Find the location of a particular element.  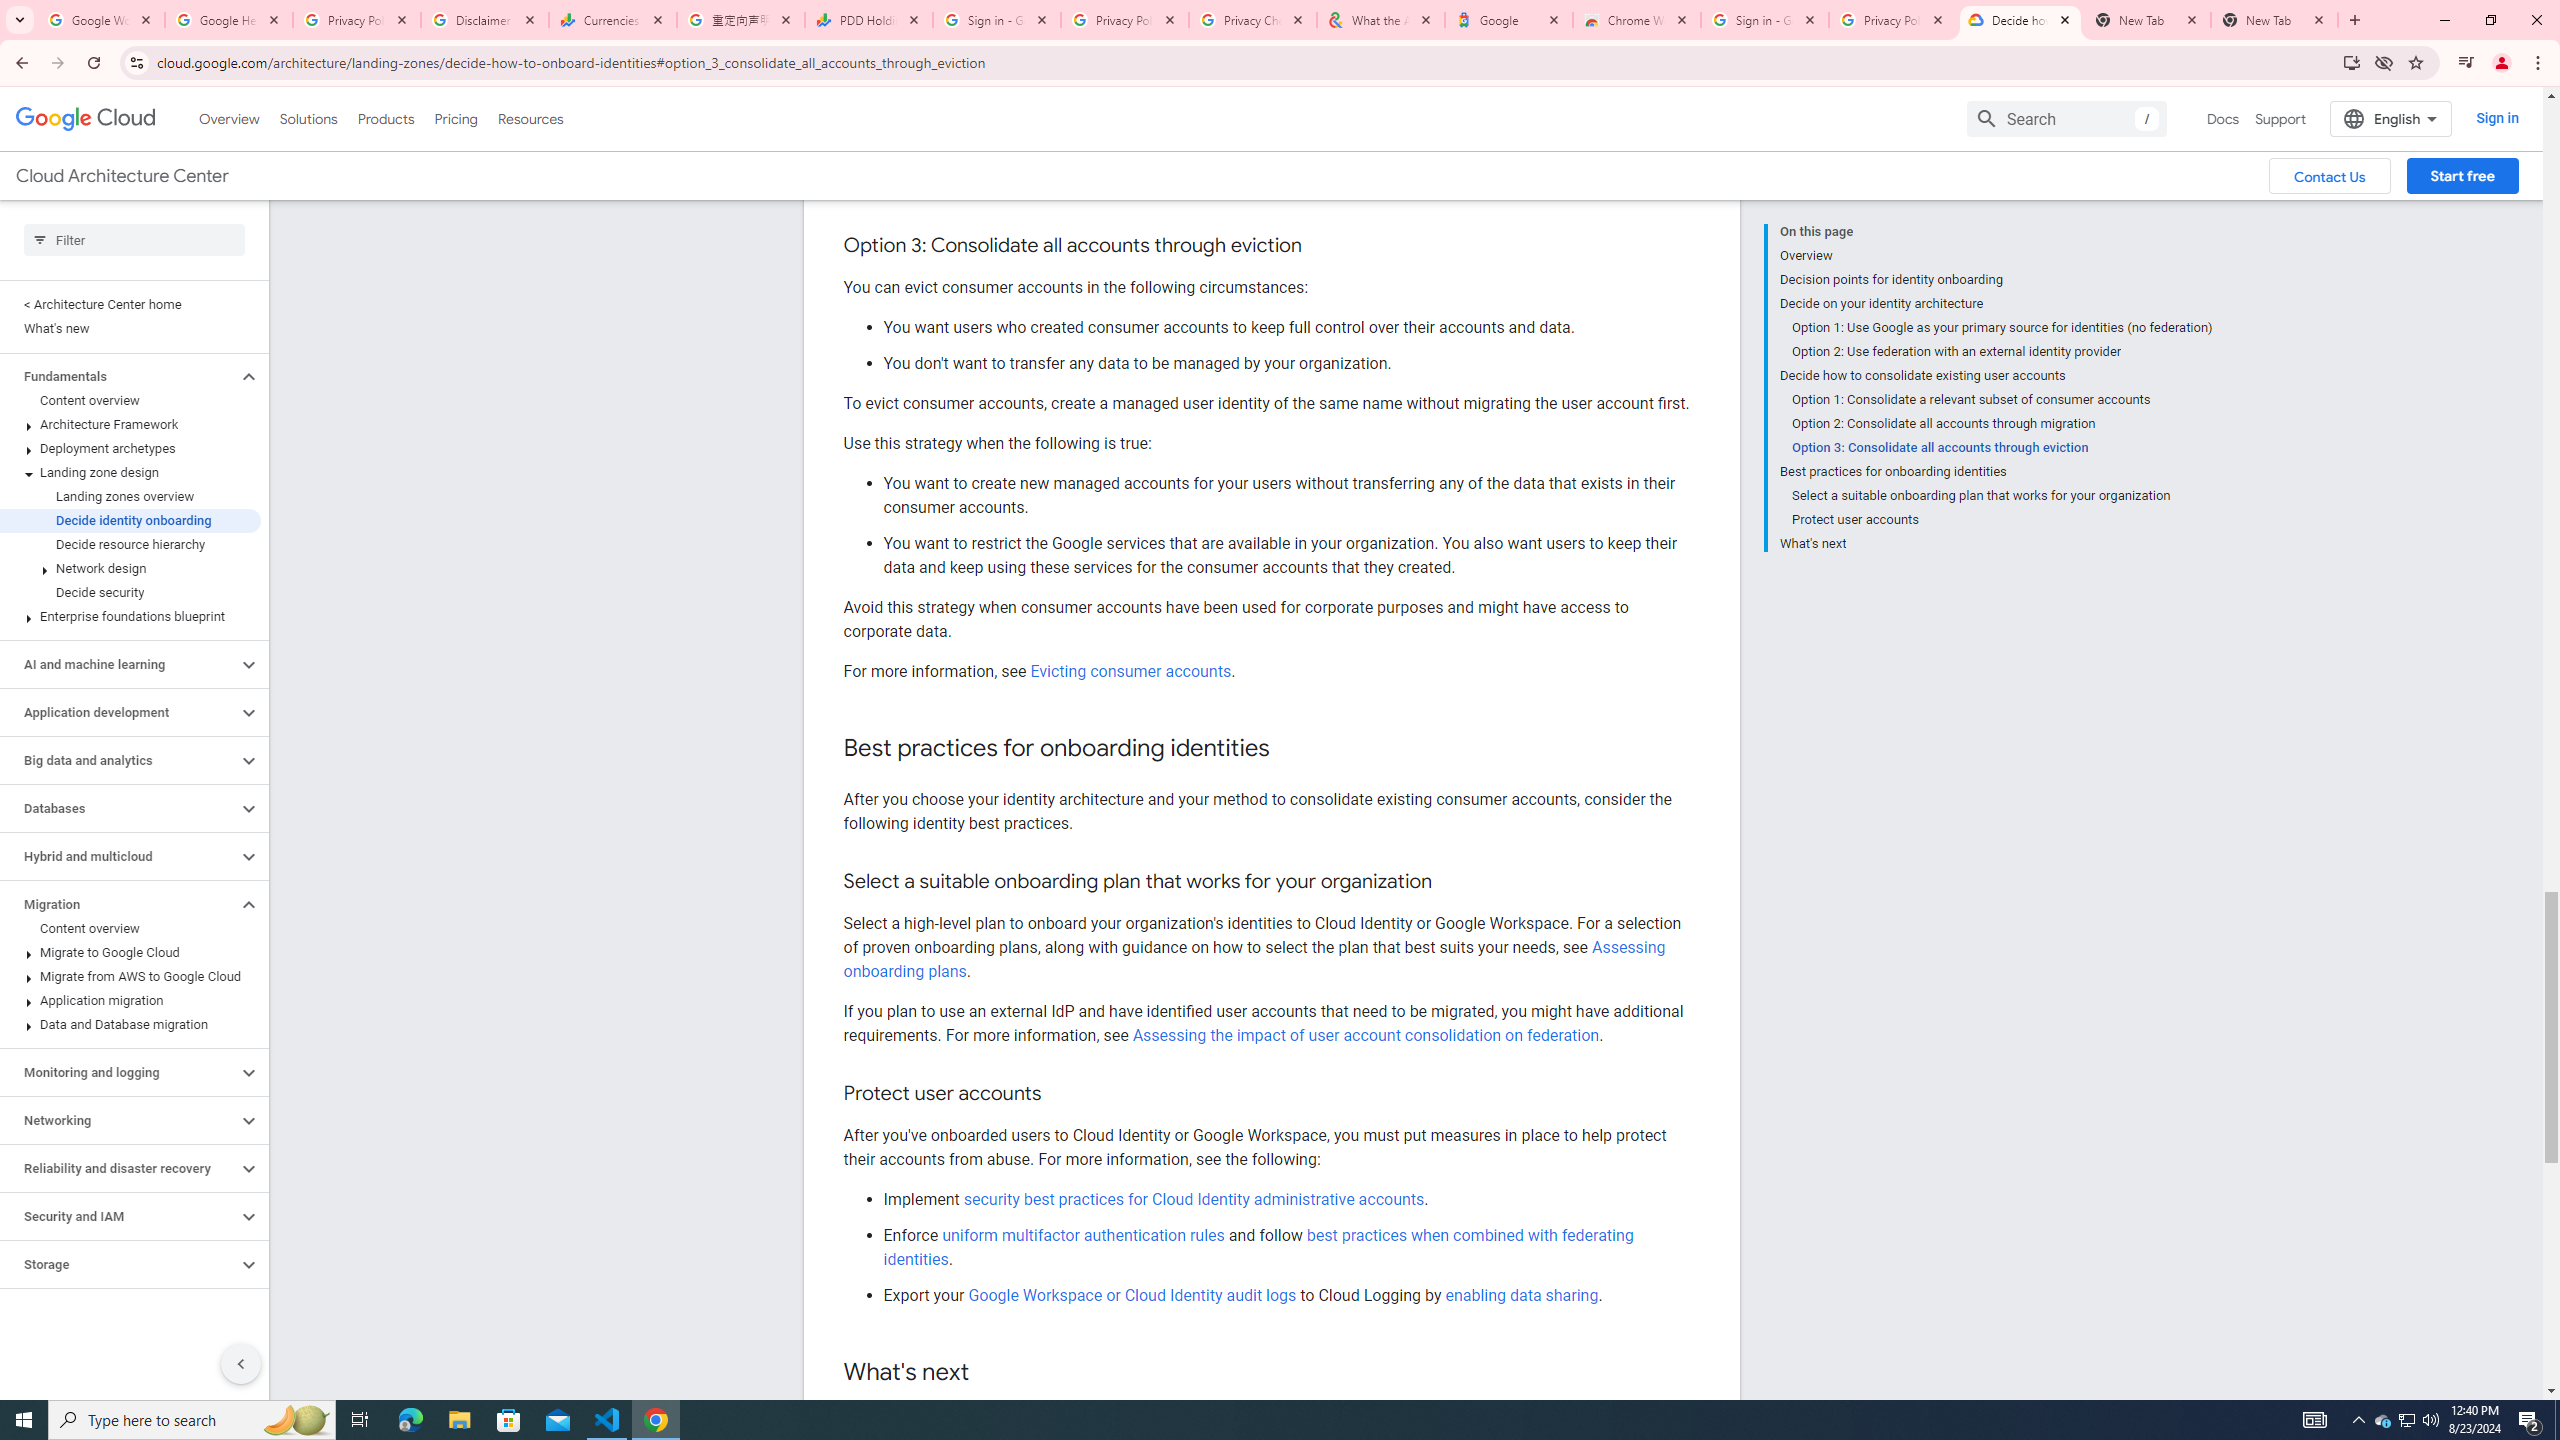

'Security and IAM' is located at coordinates (118, 1215).